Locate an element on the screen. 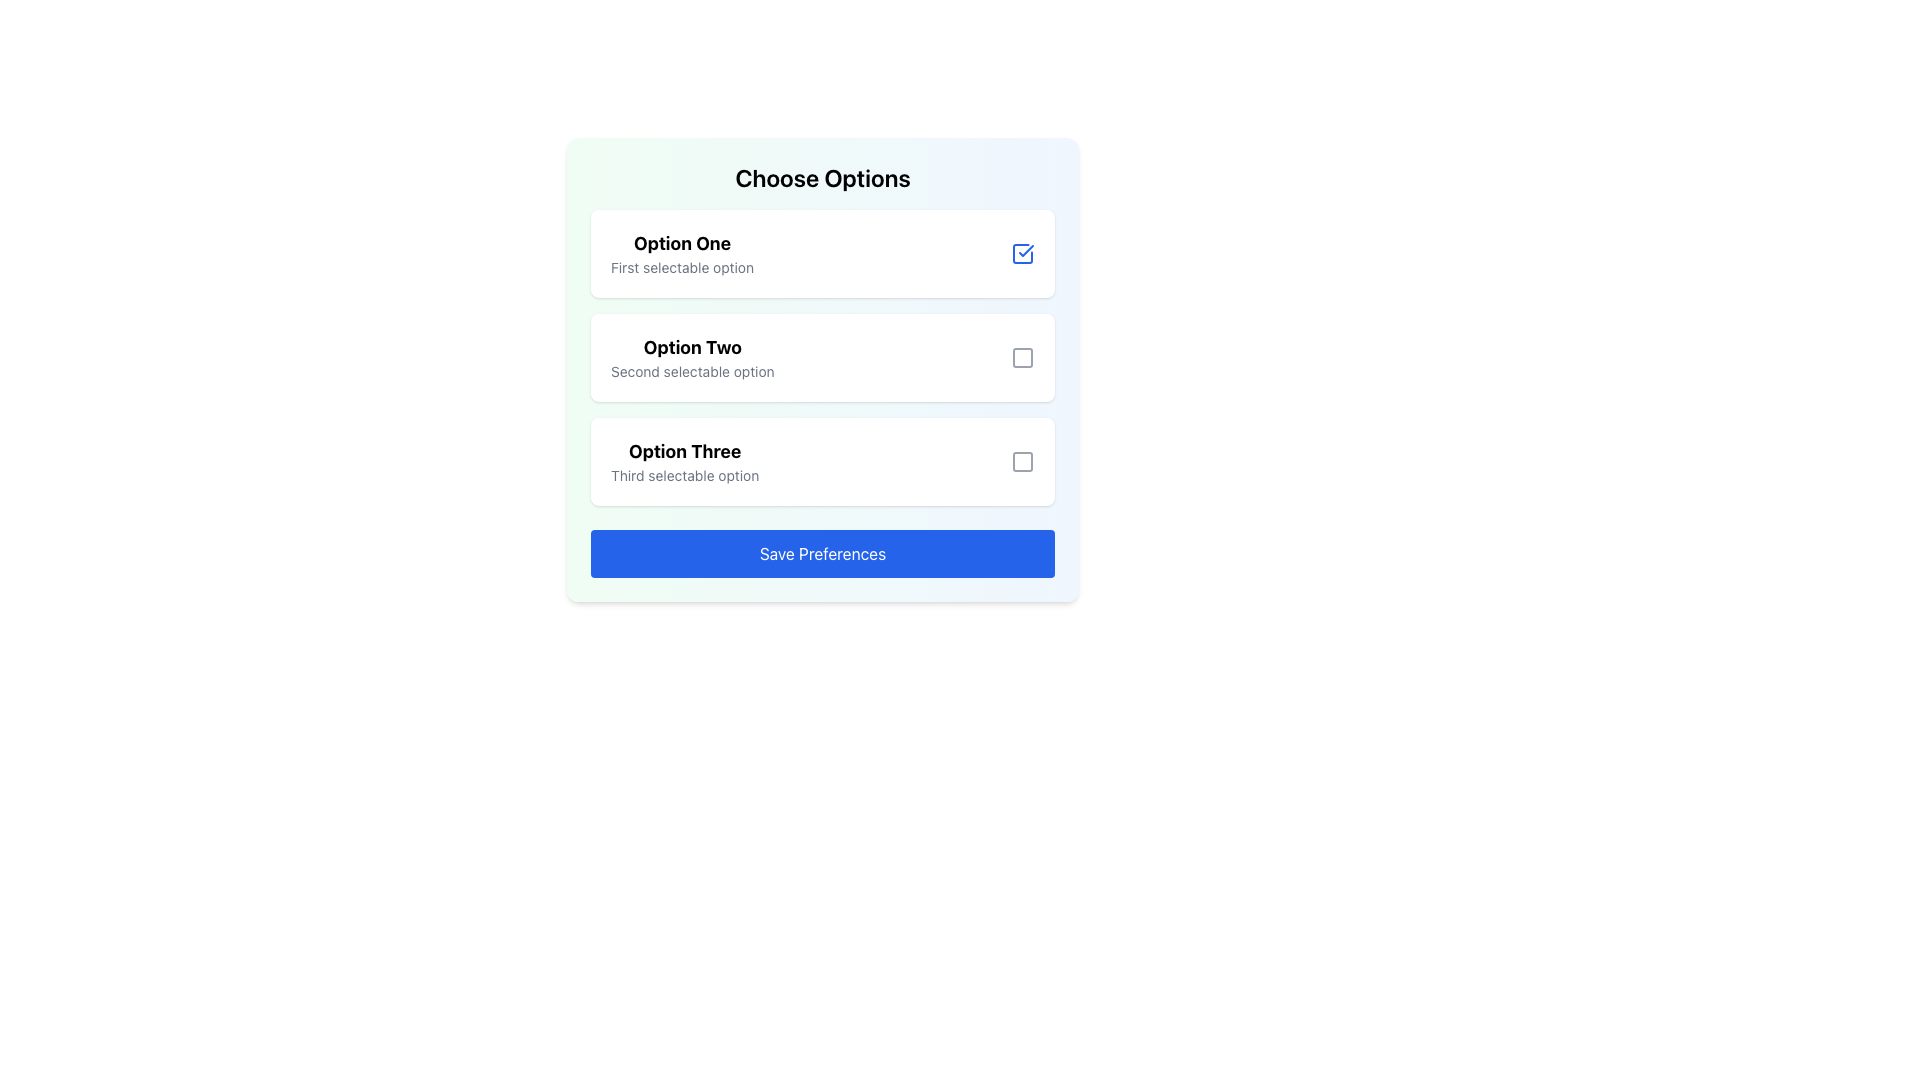 The image size is (1920, 1080). the checkbox icon located to the right of the 'Option Three' text is located at coordinates (1022, 462).